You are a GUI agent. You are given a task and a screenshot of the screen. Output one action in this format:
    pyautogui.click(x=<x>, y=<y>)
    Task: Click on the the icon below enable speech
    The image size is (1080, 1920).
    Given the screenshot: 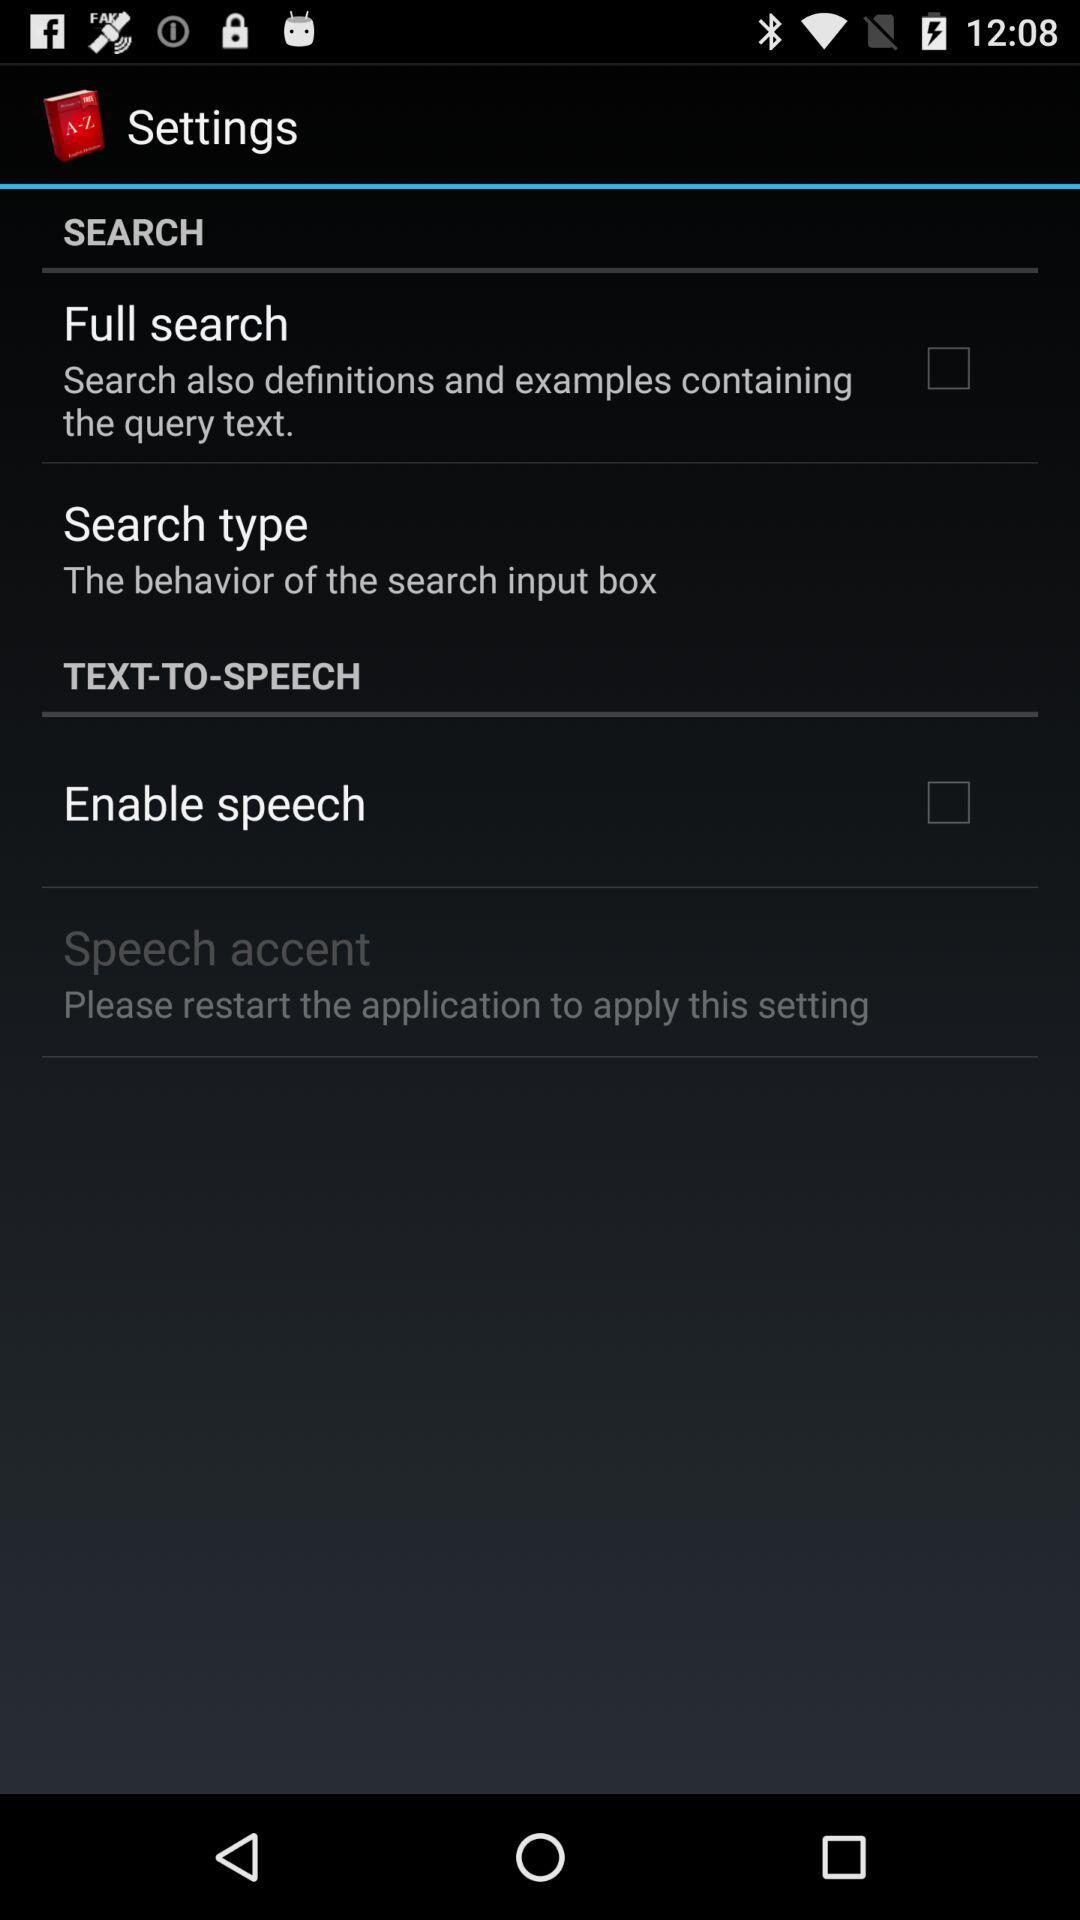 What is the action you would take?
    pyautogui.click(x=217, y=945)
    